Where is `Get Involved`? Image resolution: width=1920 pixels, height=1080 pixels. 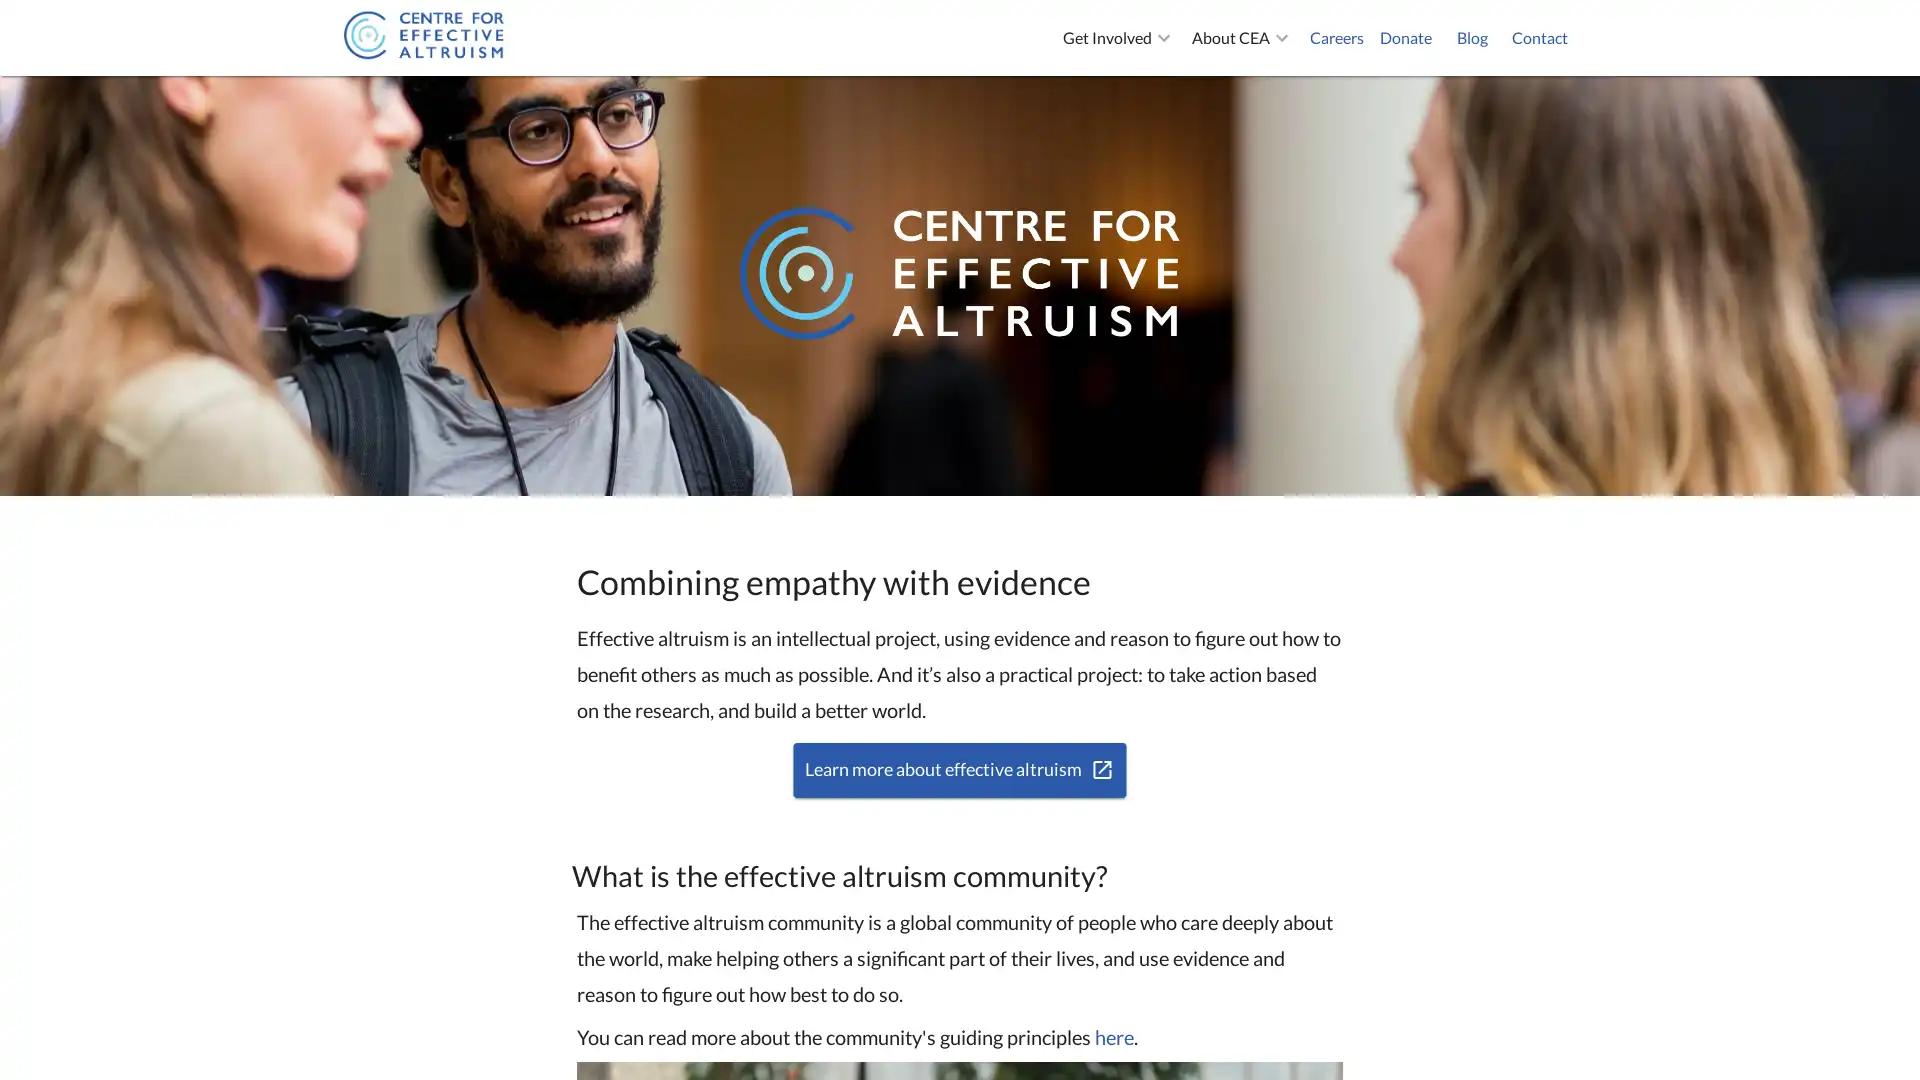
Get Involved is located at coordinates (1118, 38).